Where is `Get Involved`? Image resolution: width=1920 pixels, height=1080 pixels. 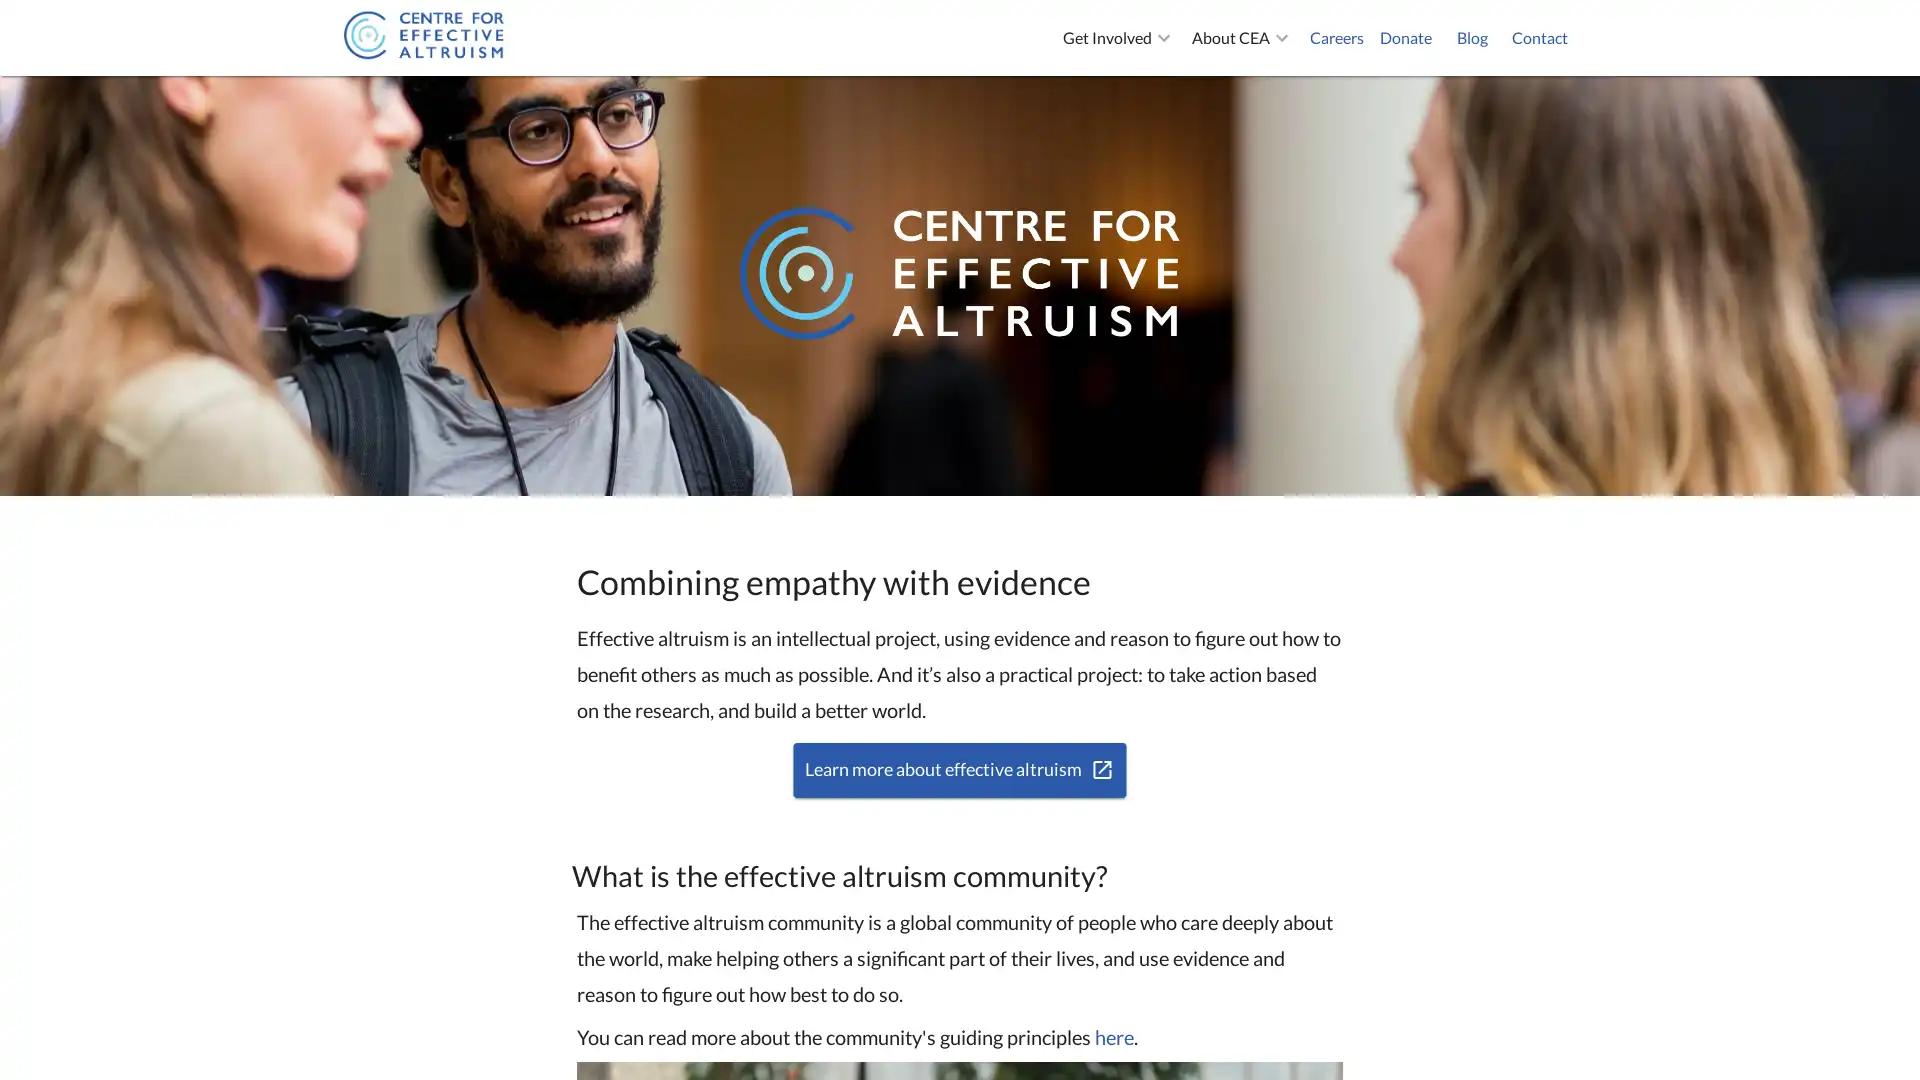
Get Involved is located at coordinates (1118, 38).